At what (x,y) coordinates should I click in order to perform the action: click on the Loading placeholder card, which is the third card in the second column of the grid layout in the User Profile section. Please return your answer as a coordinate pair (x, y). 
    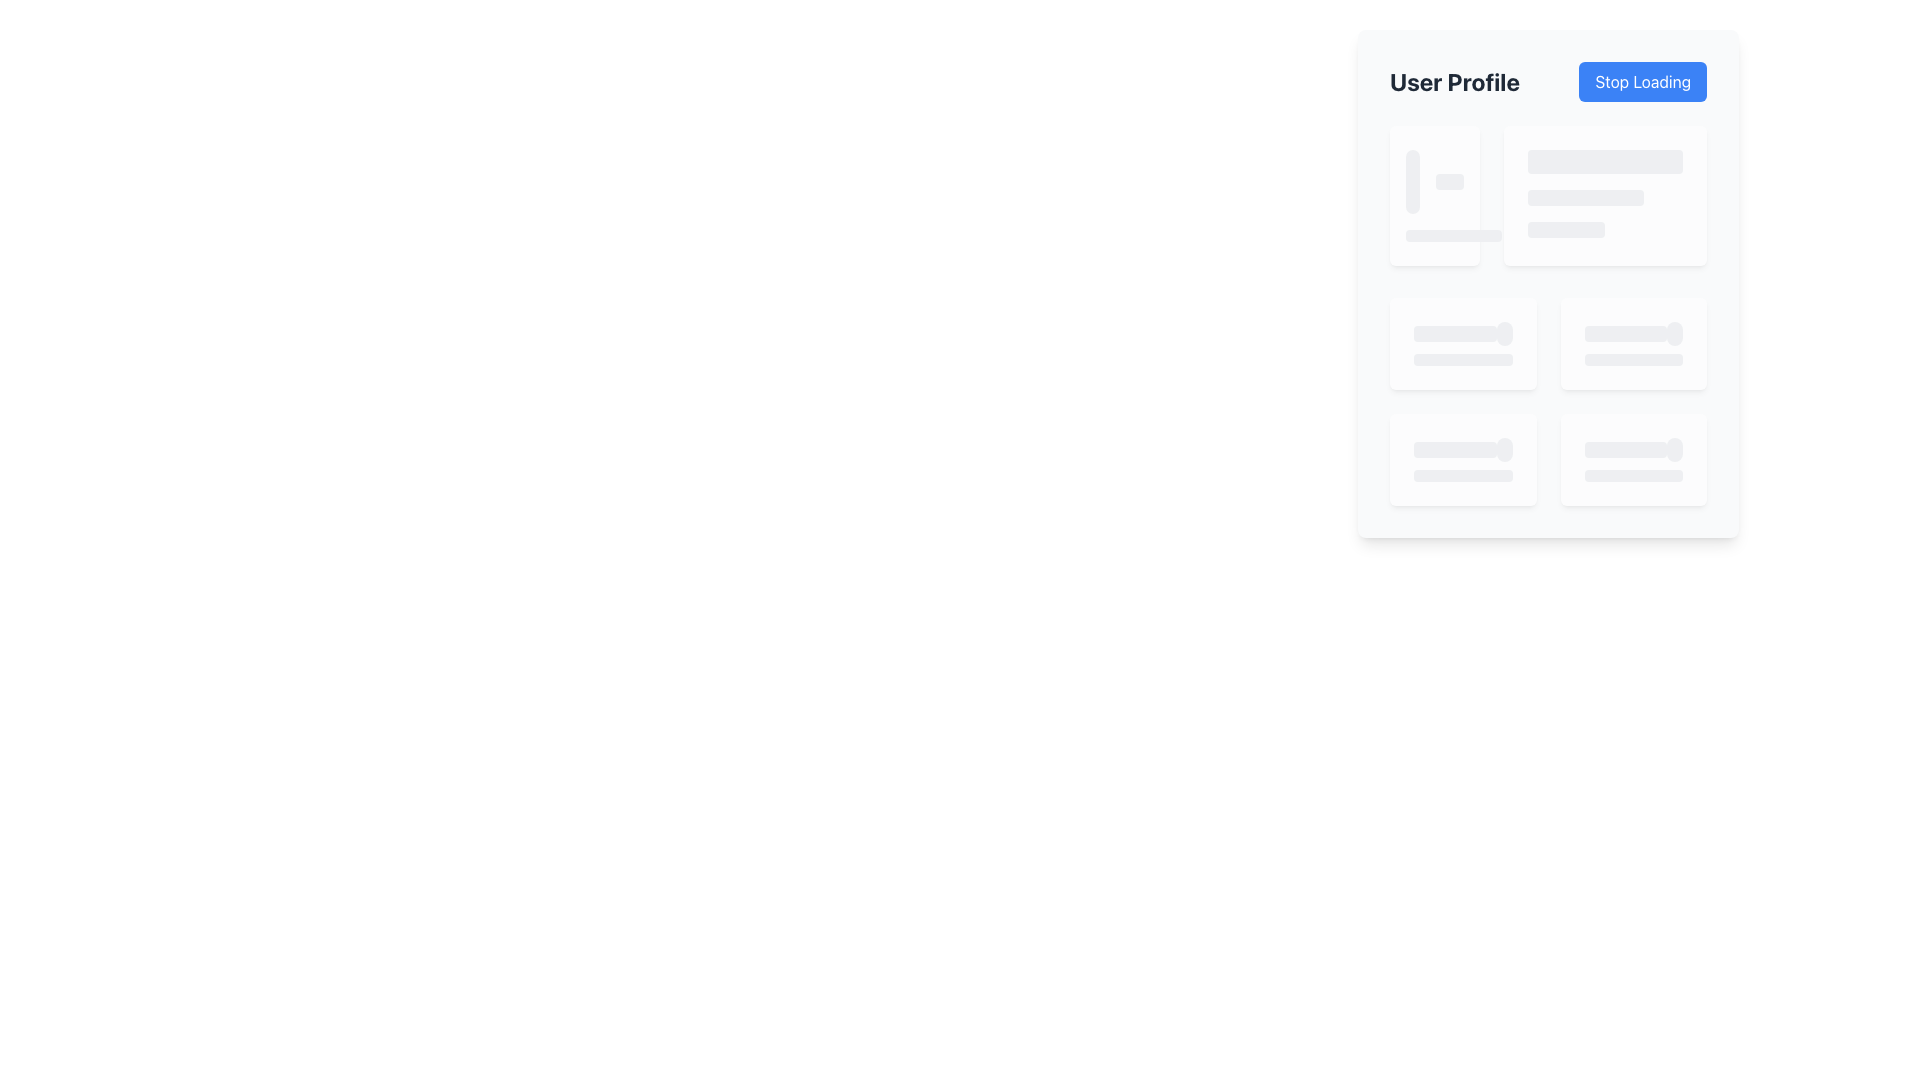
    Looking at the image, I should click on (1633, 342).